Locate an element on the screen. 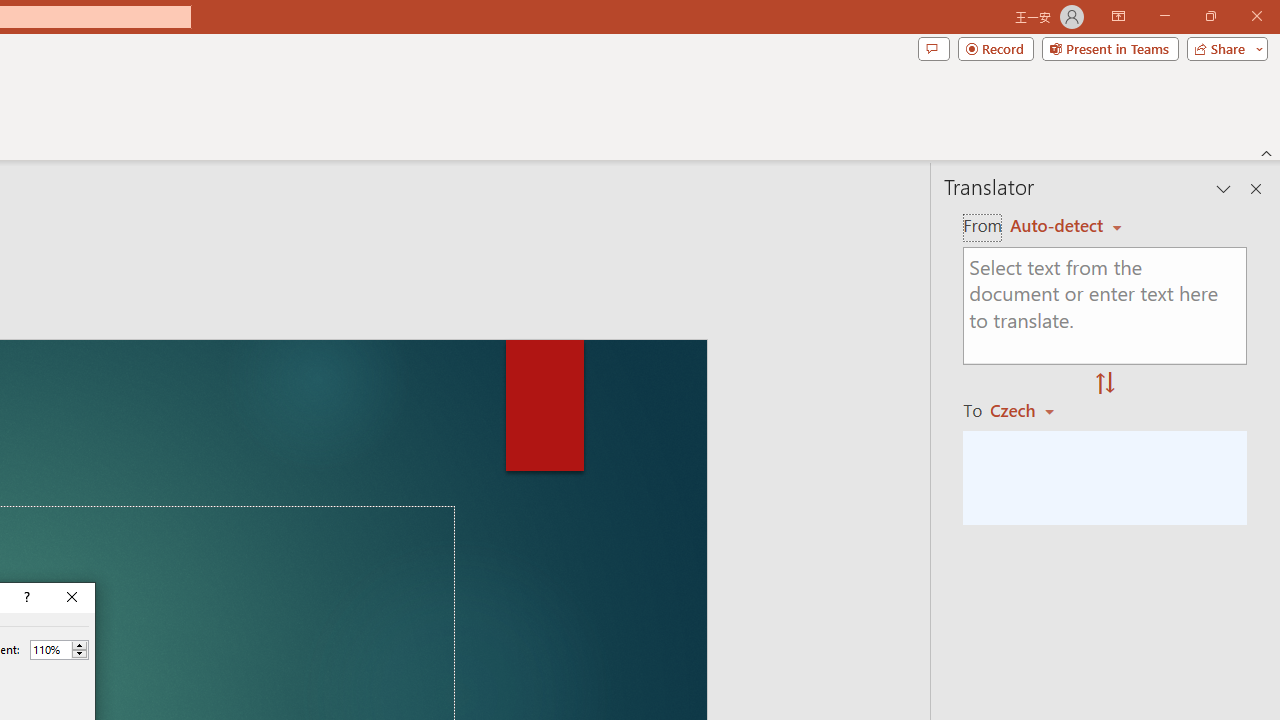  'Percent' is located at coordinates (59, 650).